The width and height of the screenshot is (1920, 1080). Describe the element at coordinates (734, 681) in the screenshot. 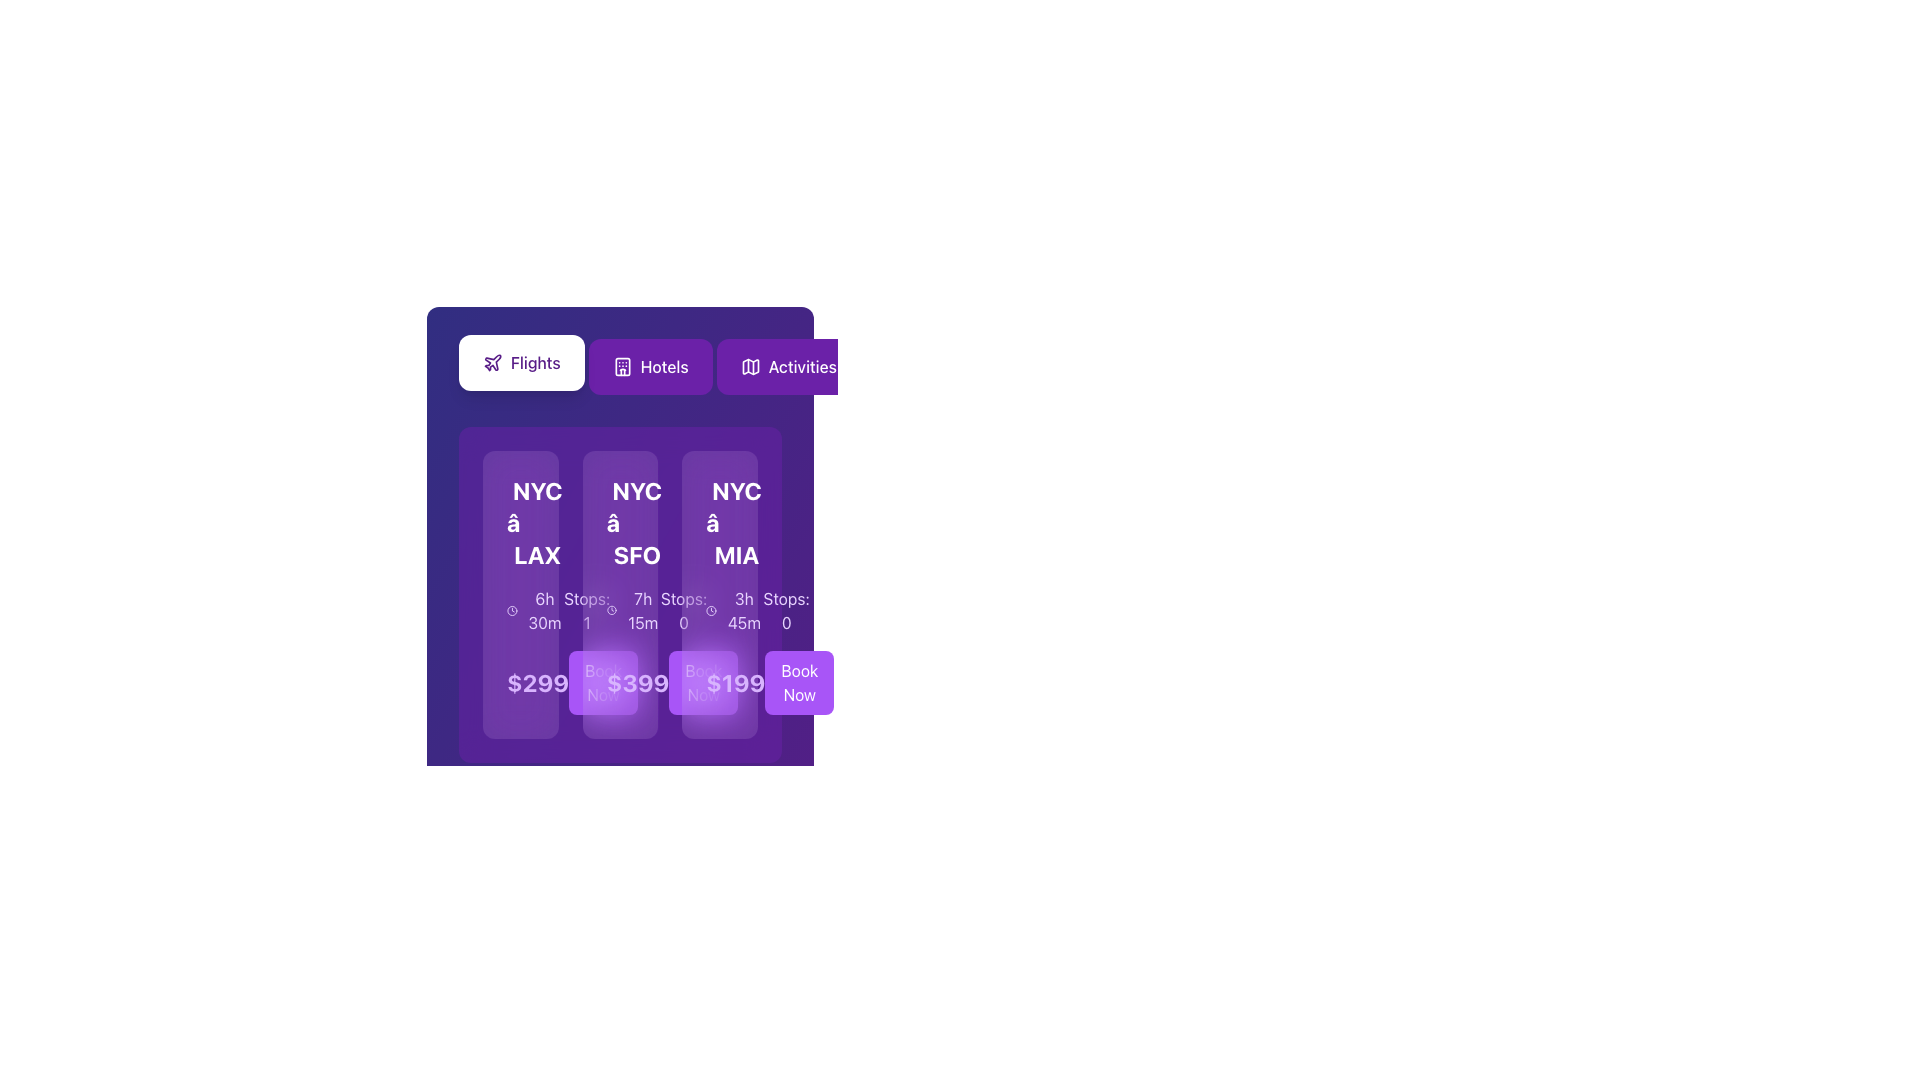

I see `the static text display element that shows the price '$199' in bold, large purple font, located to the left of the 'Book Now' button in the NYC-MIA flight option column` at that location.